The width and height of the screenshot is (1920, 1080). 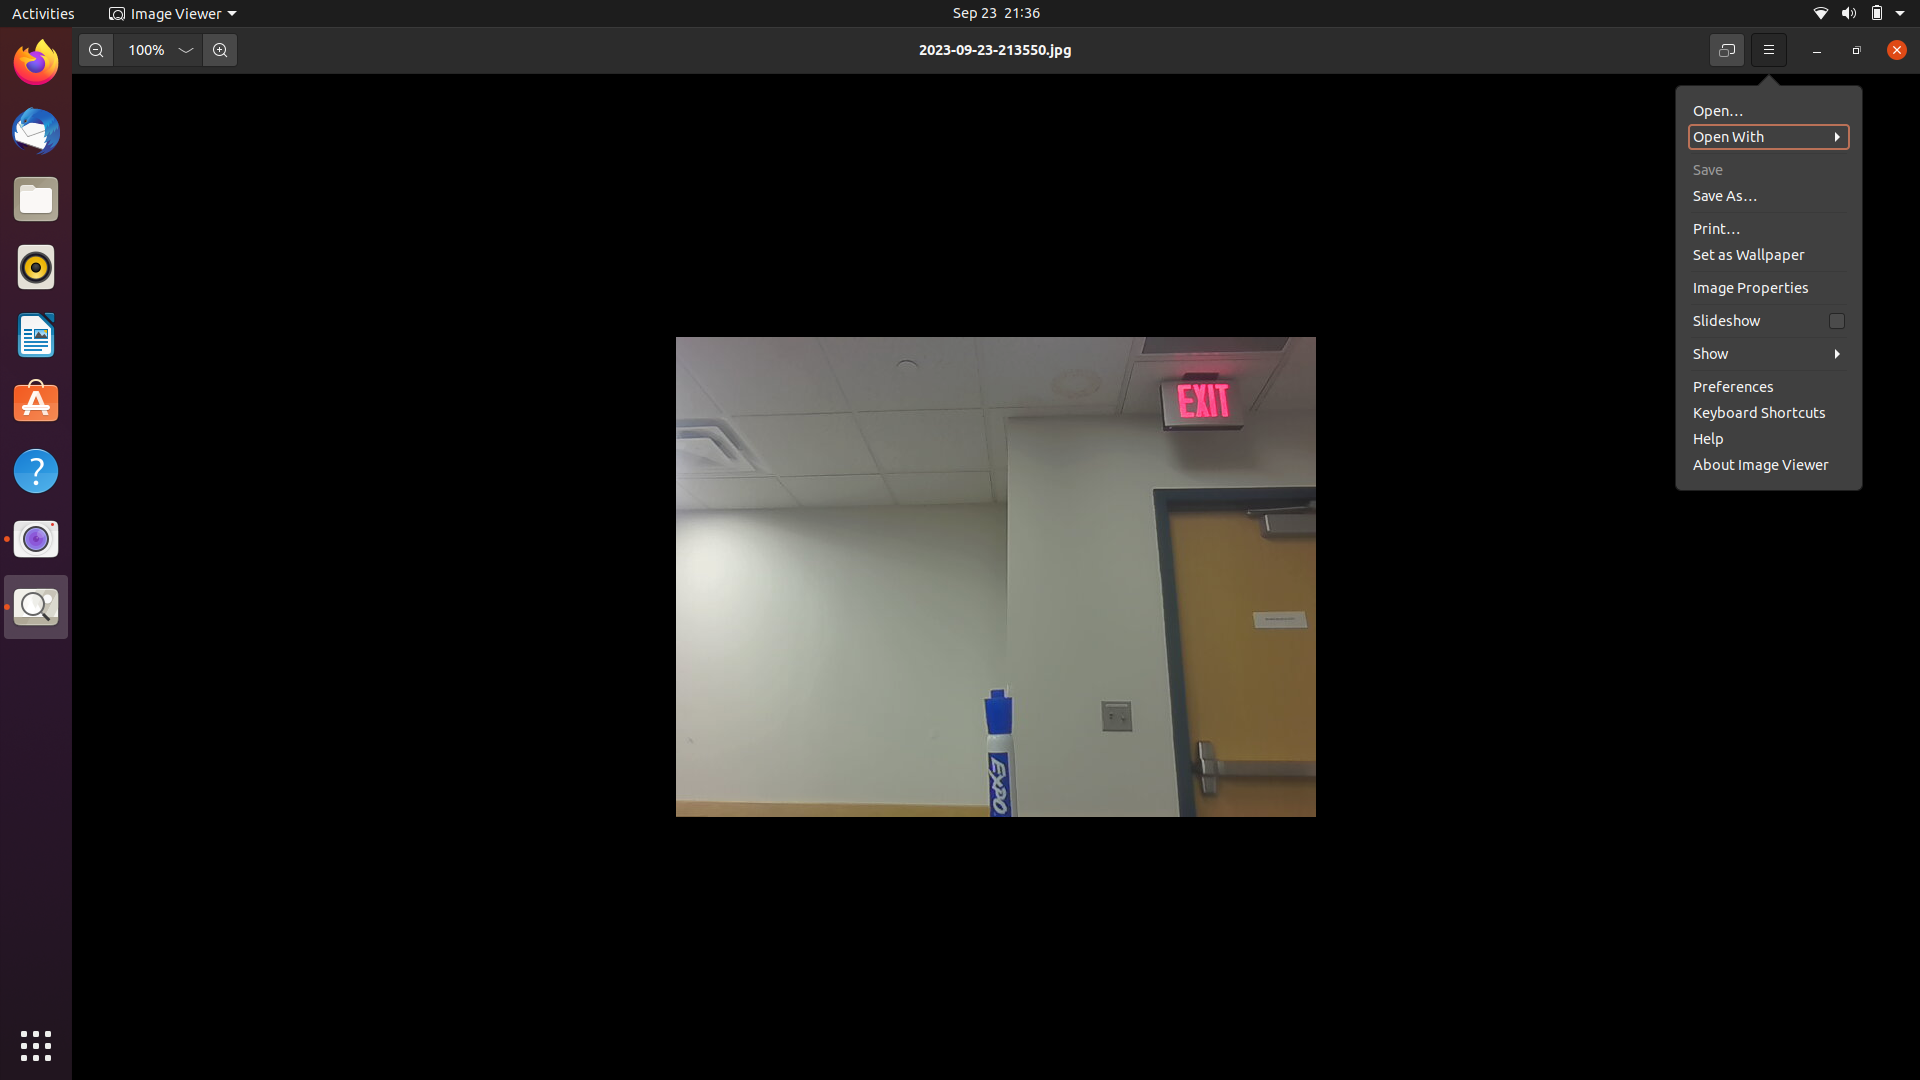 What do you see at coordinates (219, 49) in the screenshot?
I see `Magnify the visual by one increment` at bounding box center [219, 49].